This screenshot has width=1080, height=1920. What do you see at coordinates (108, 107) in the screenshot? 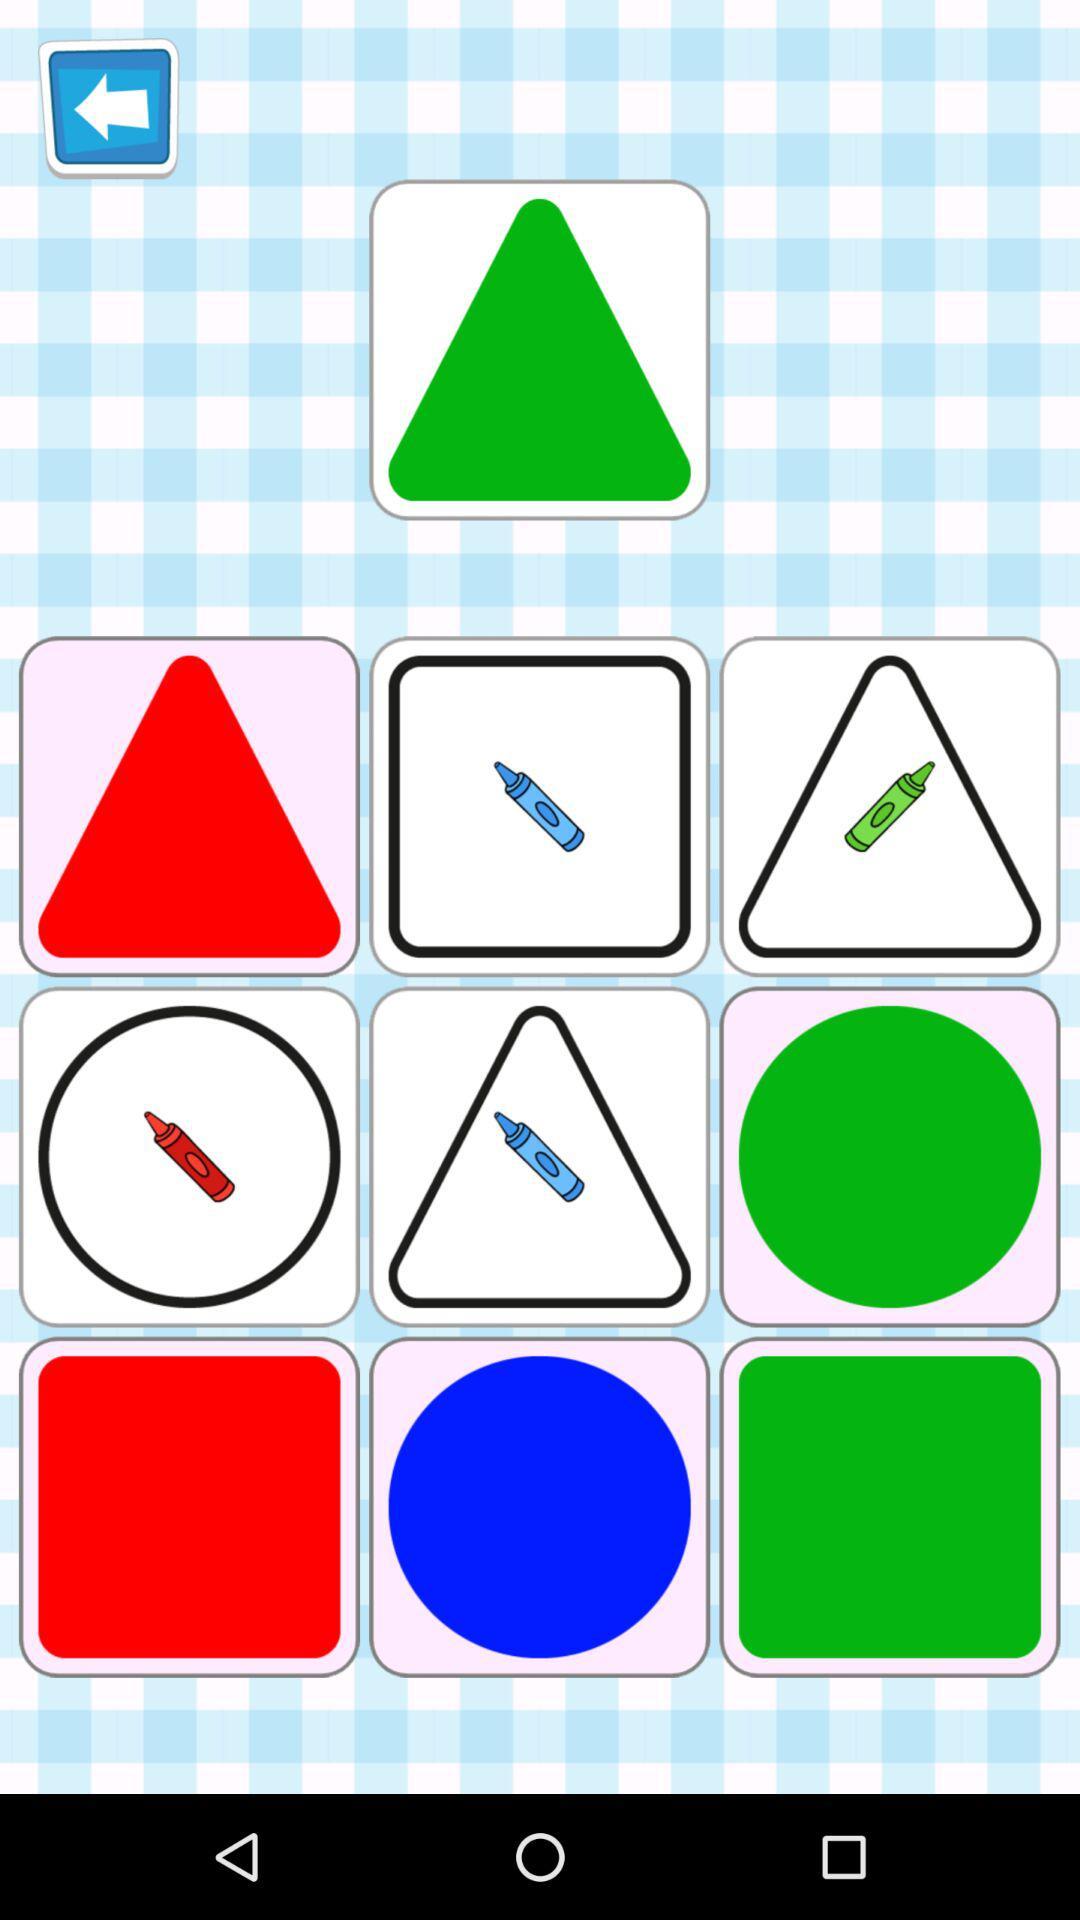
I see `goto previous` at bounding box center [108, 107].